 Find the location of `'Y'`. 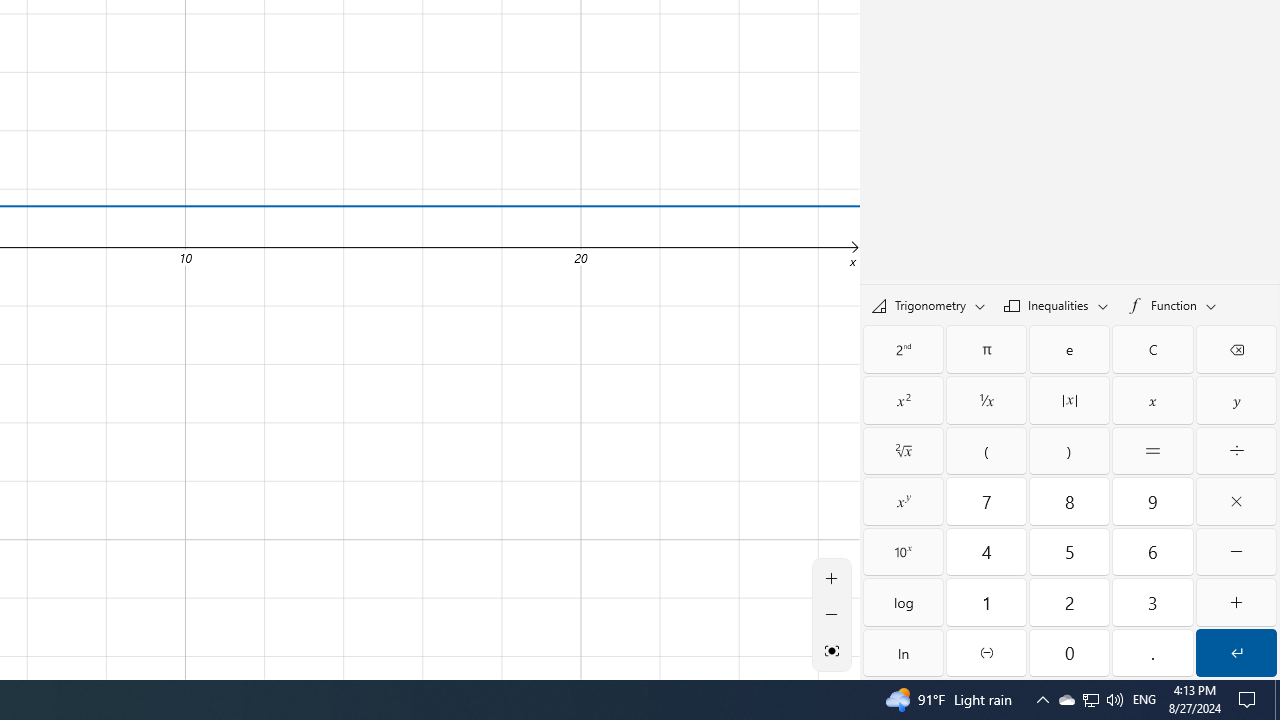

'Y' is located at coordinates (1235, 400).